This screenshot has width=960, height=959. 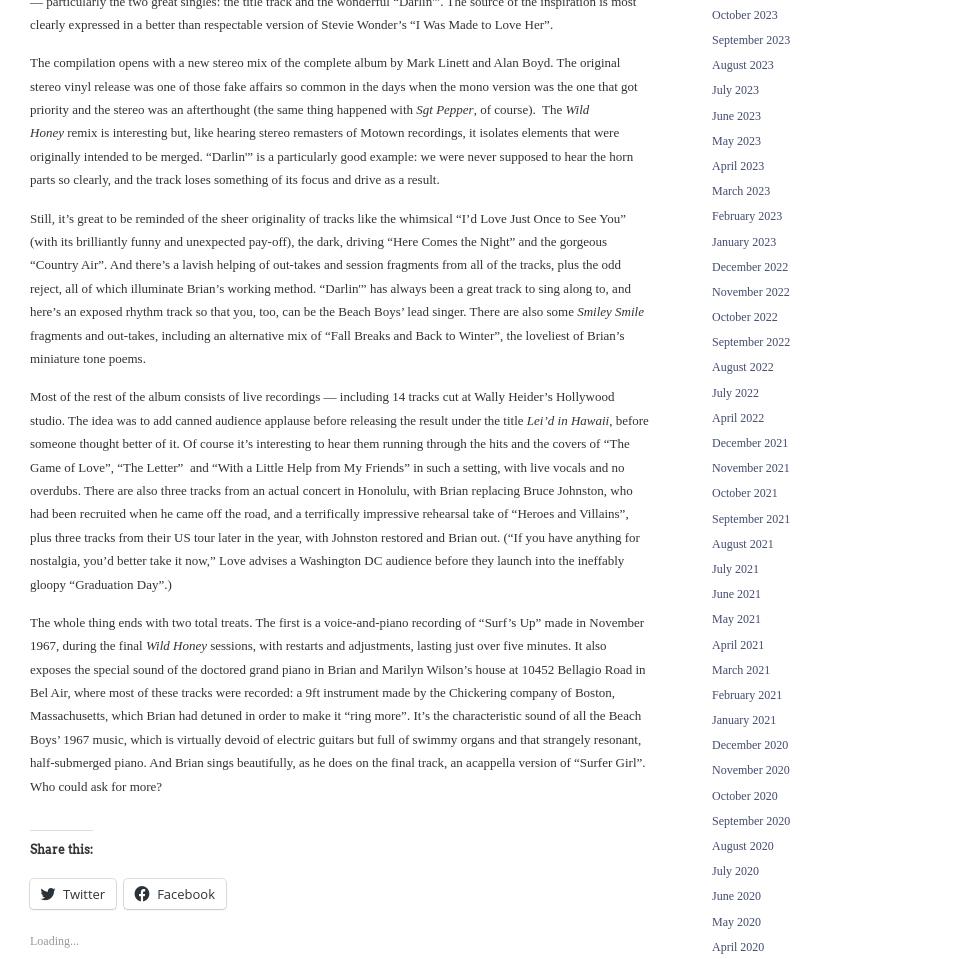 What do you see at coordinates (734, 567) in the screenshot?
I see `'July 2021'` at bounding box center [734, 567].